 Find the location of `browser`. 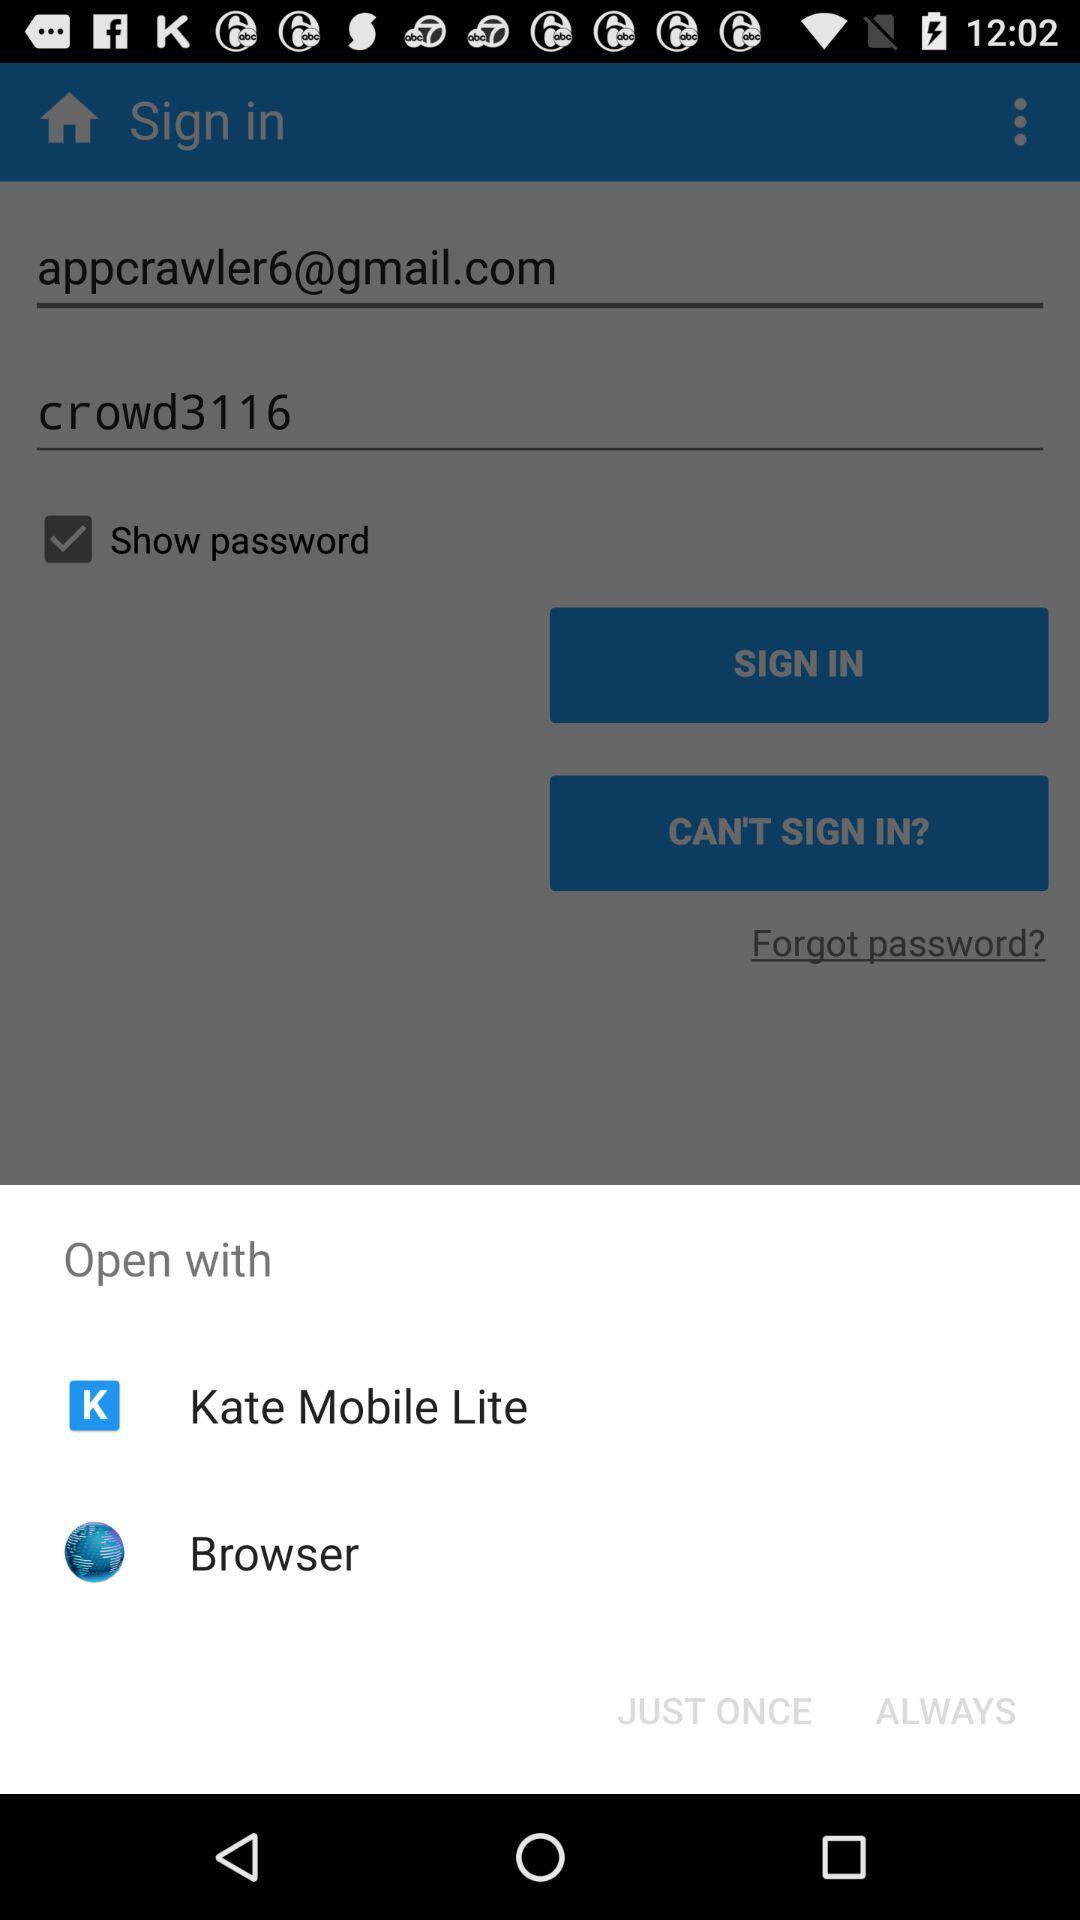

browser is located at coordinates (274, 1551).